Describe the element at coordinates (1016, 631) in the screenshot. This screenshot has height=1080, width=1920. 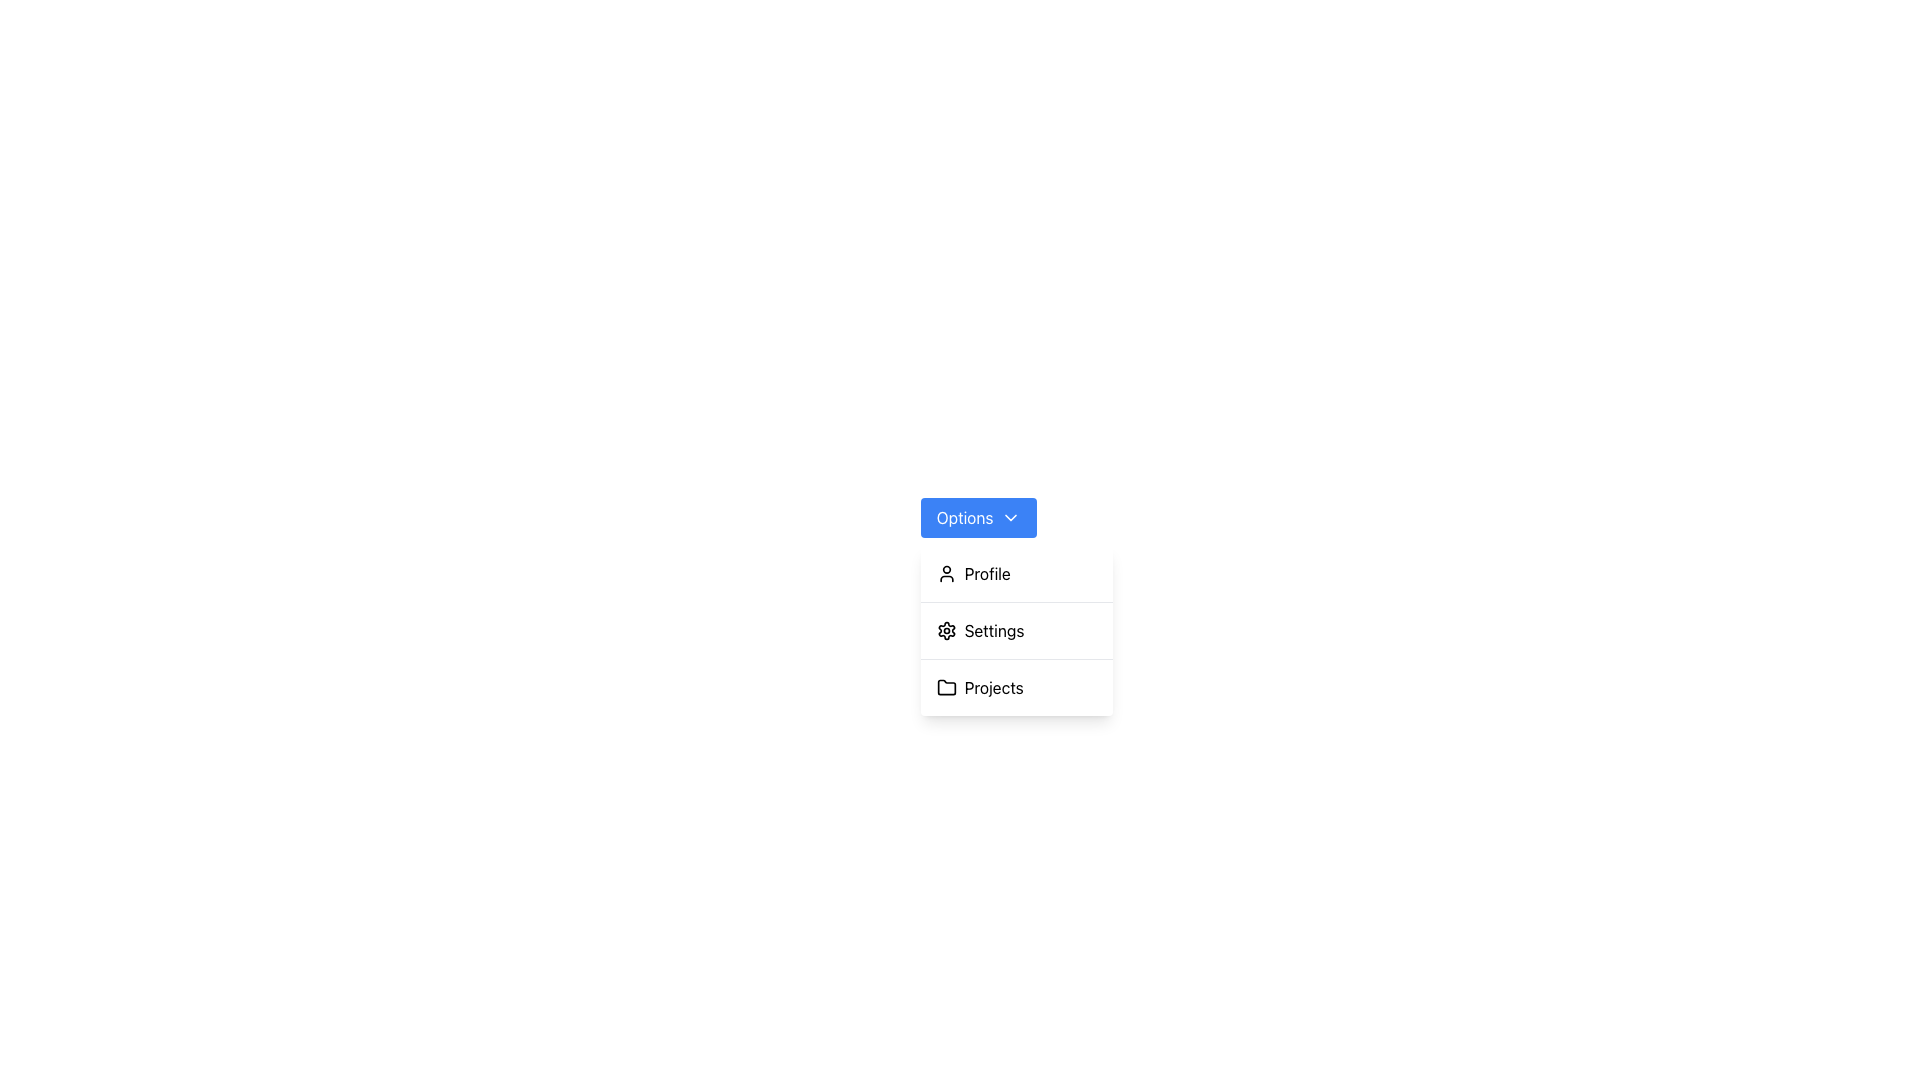
I see `the 'Settings' hyperlink, which is the second item in a vertical list of options` at that location.